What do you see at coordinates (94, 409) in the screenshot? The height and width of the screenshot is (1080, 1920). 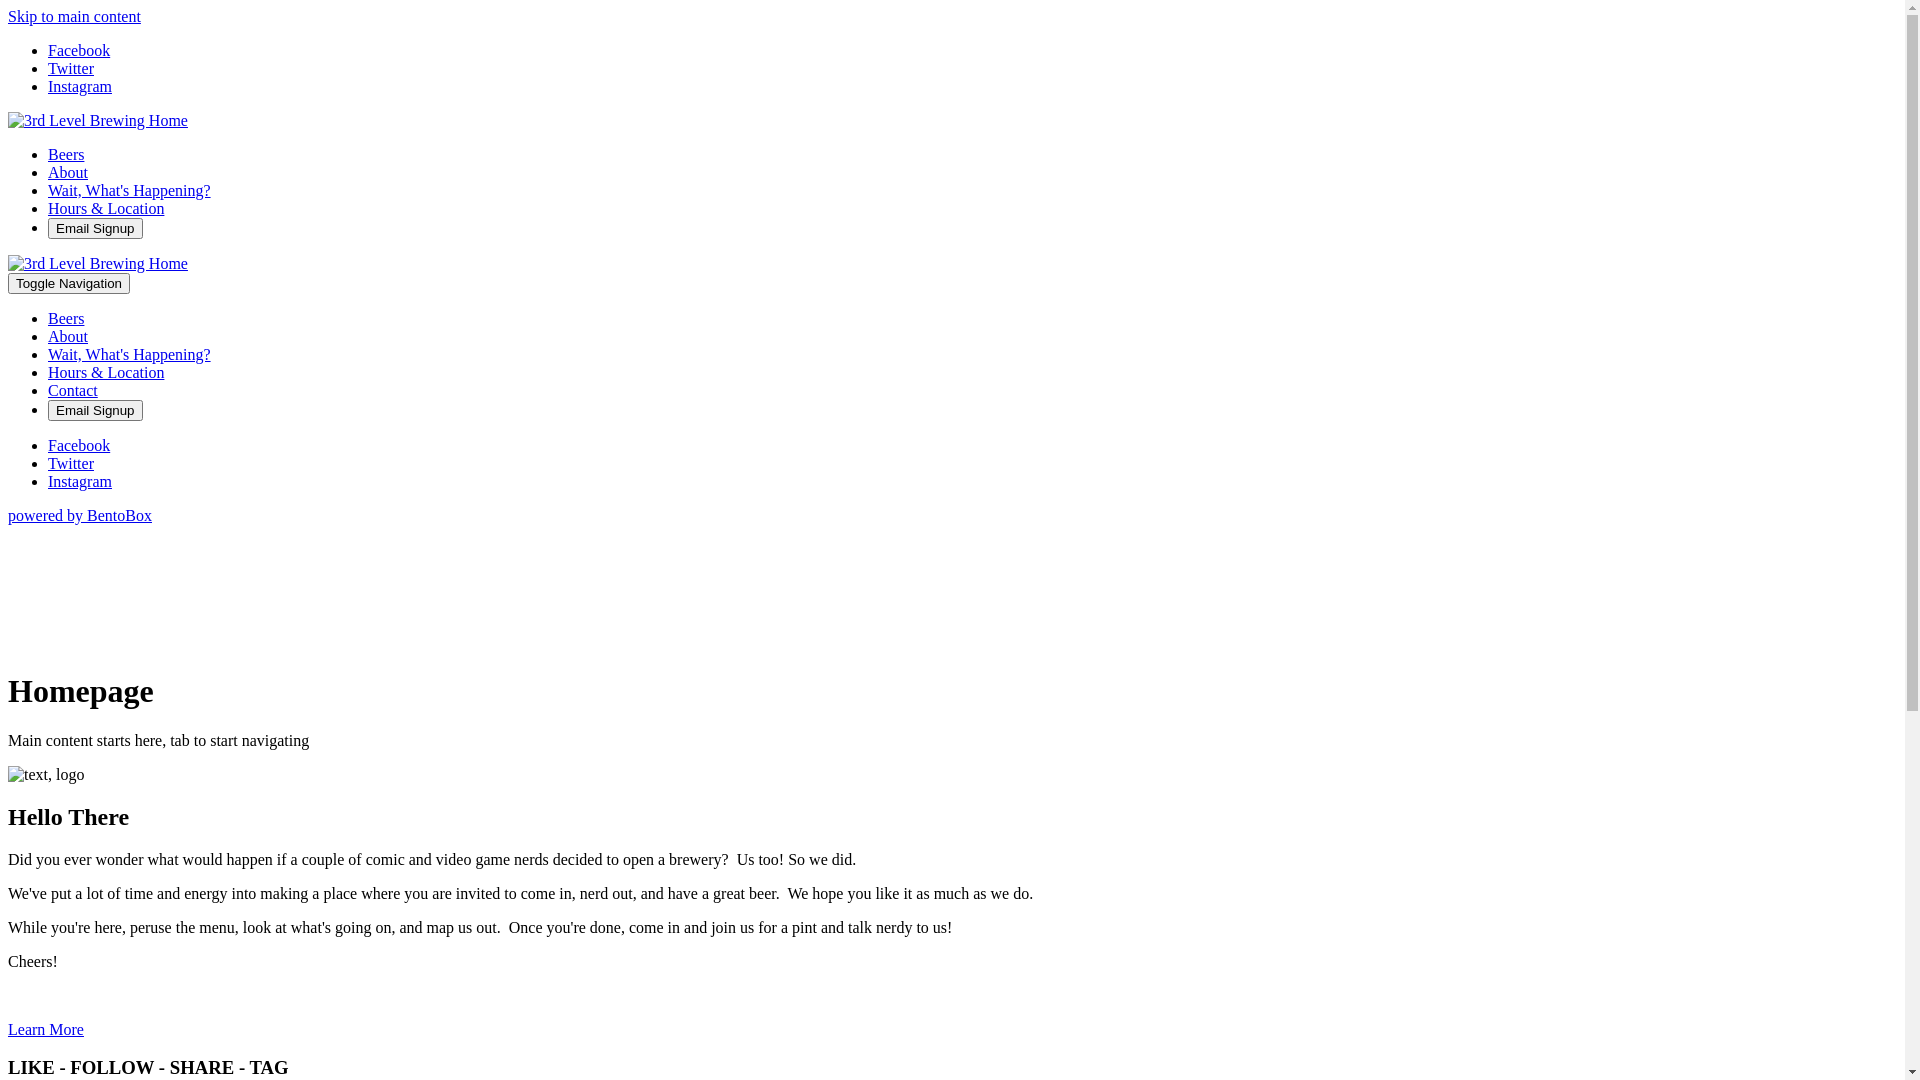 I see `'Email Signup'` at bounding box center [94, 409].